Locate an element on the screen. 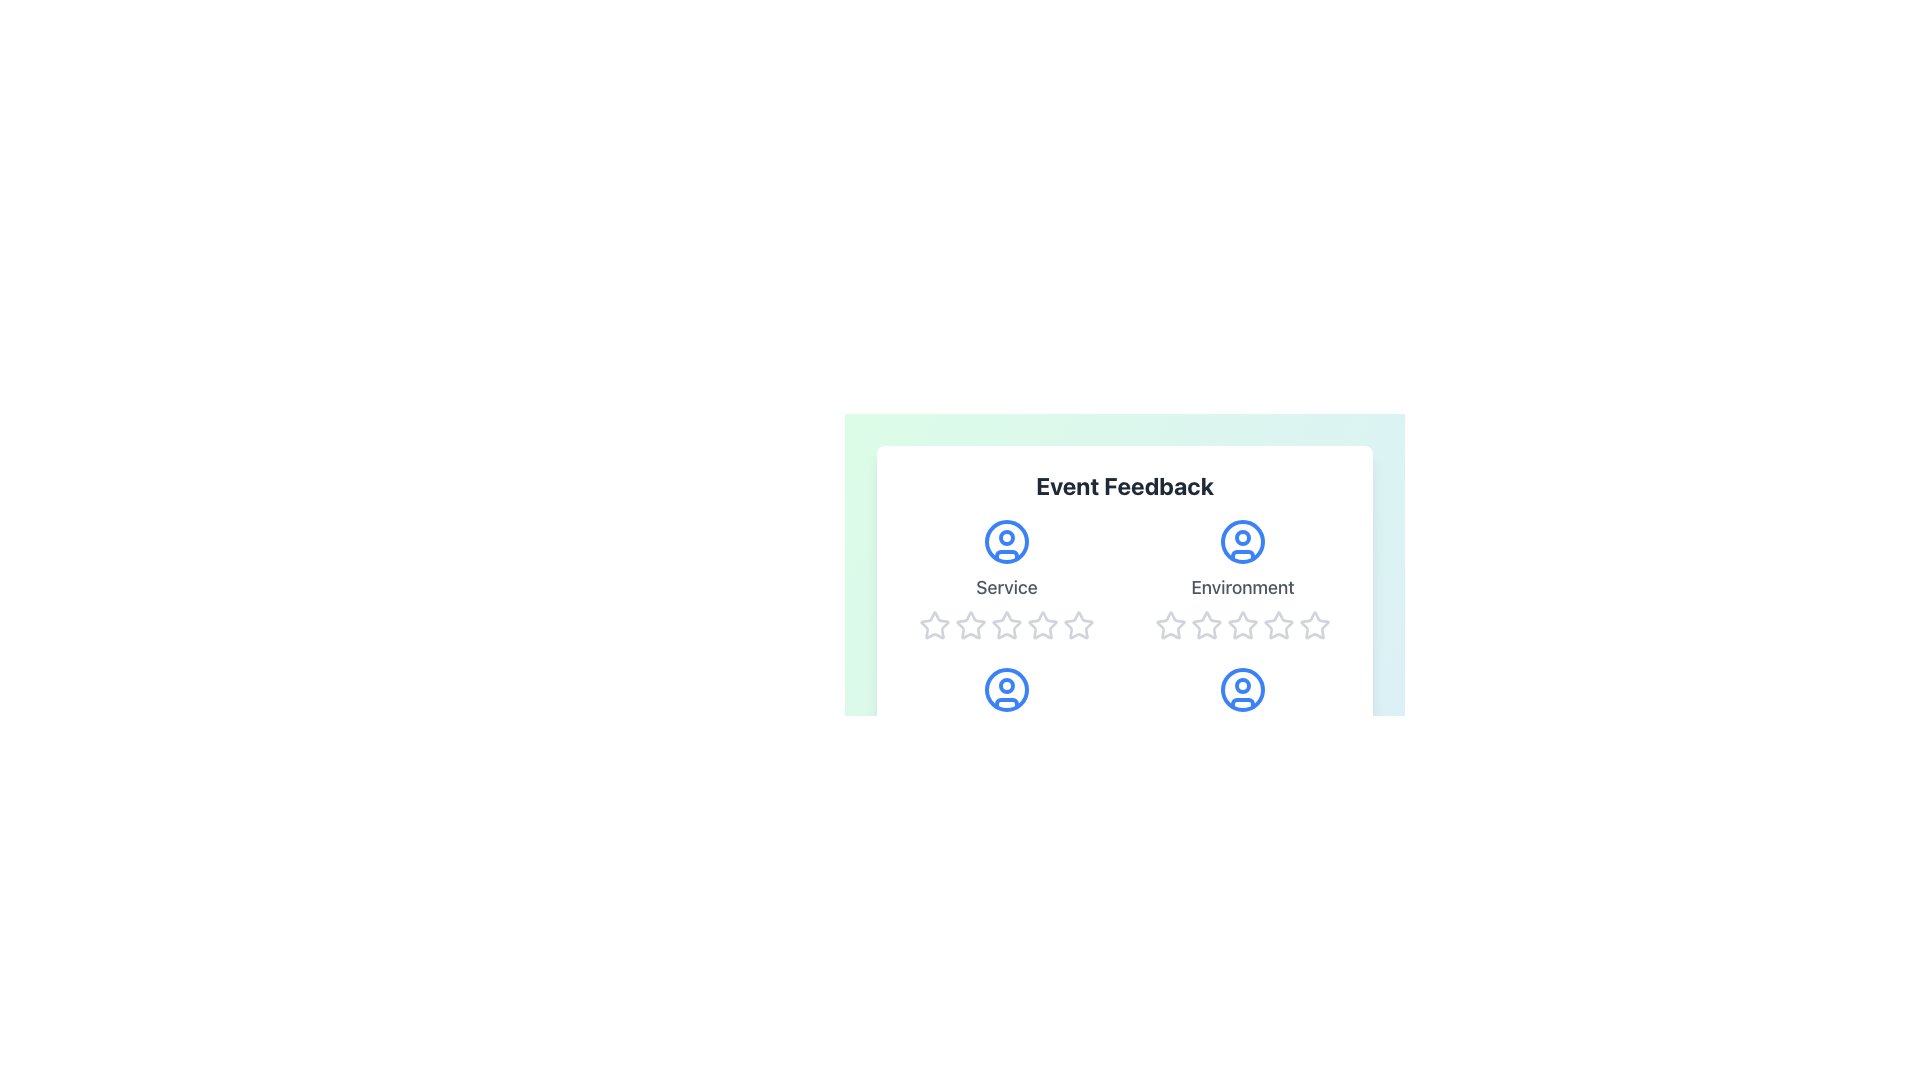 The height and width of the screenshot is (1080, 1920). the stylized user avatar icon with a blue circular border located in the center of the 'Environment' section, above the rating stars in the feedback interface is located at coordinates (1242, 542).